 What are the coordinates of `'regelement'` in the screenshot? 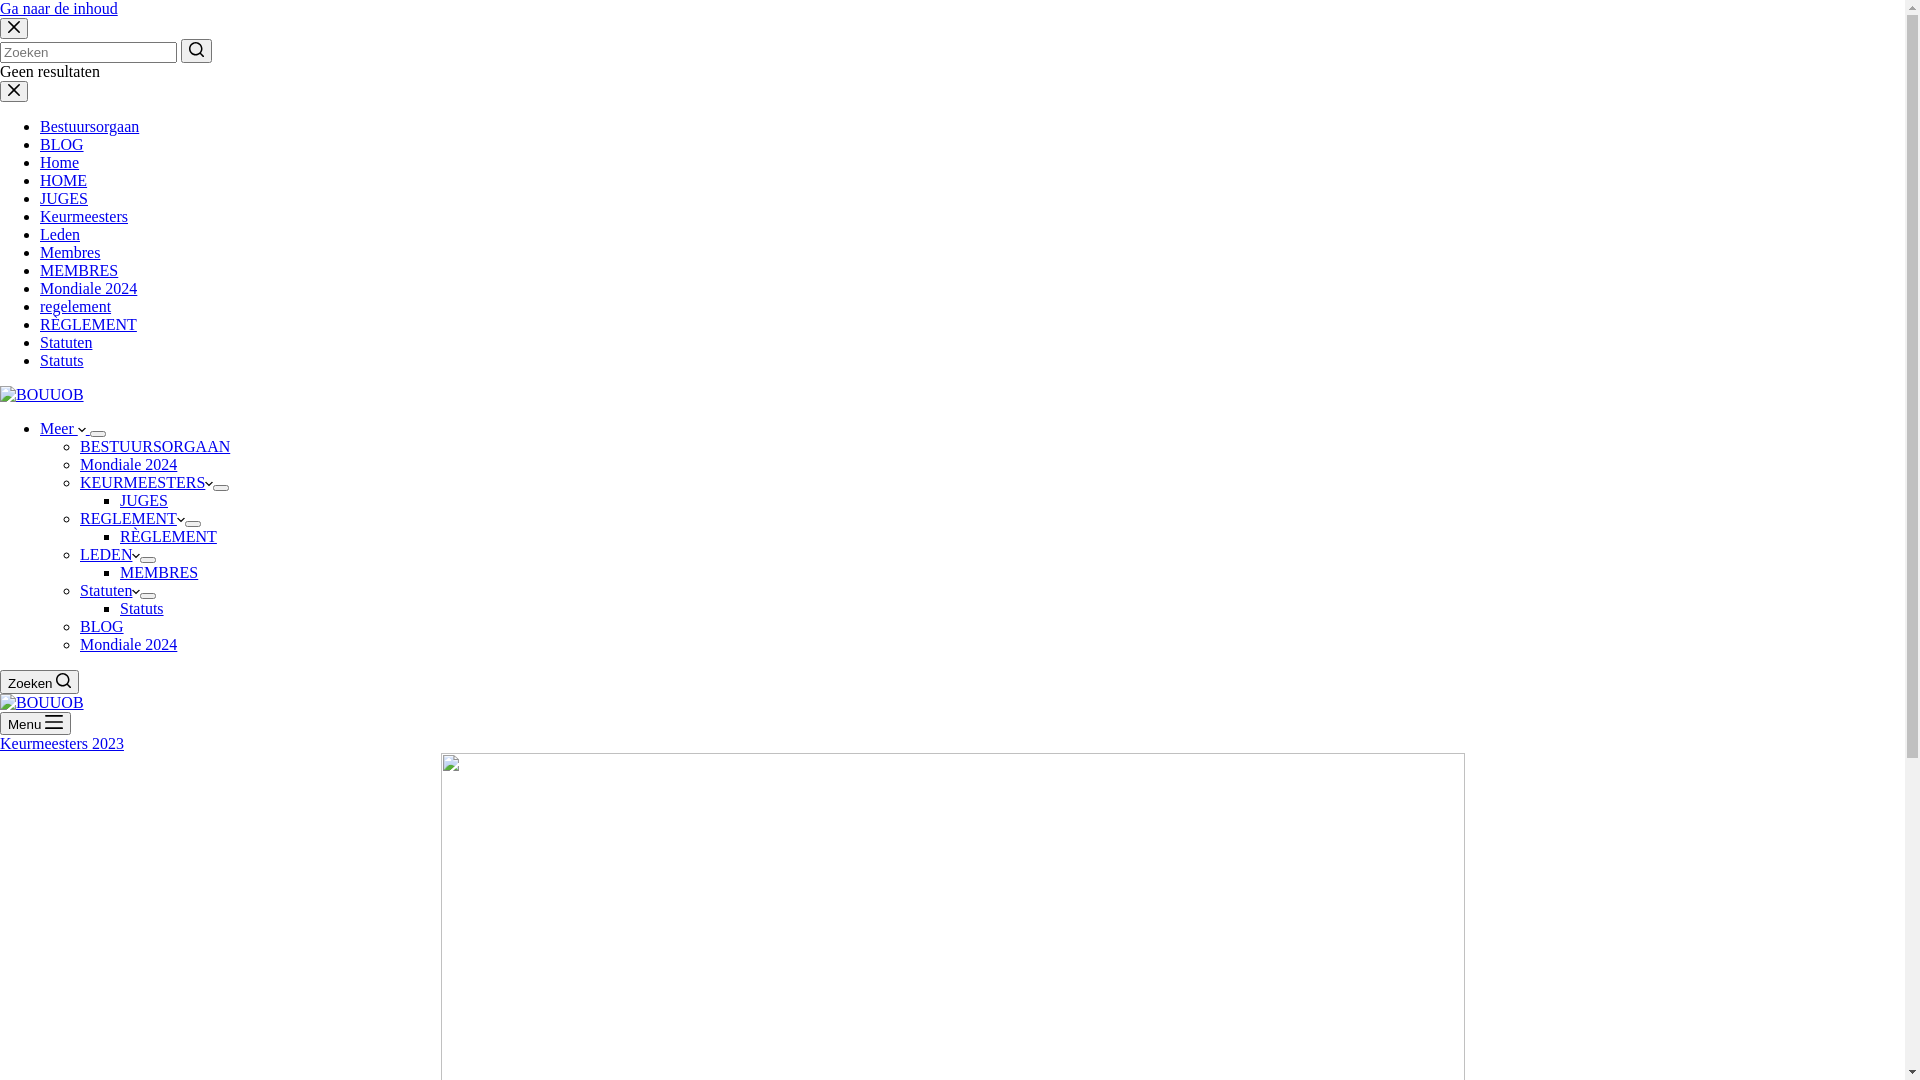 It's located at (75, 306).